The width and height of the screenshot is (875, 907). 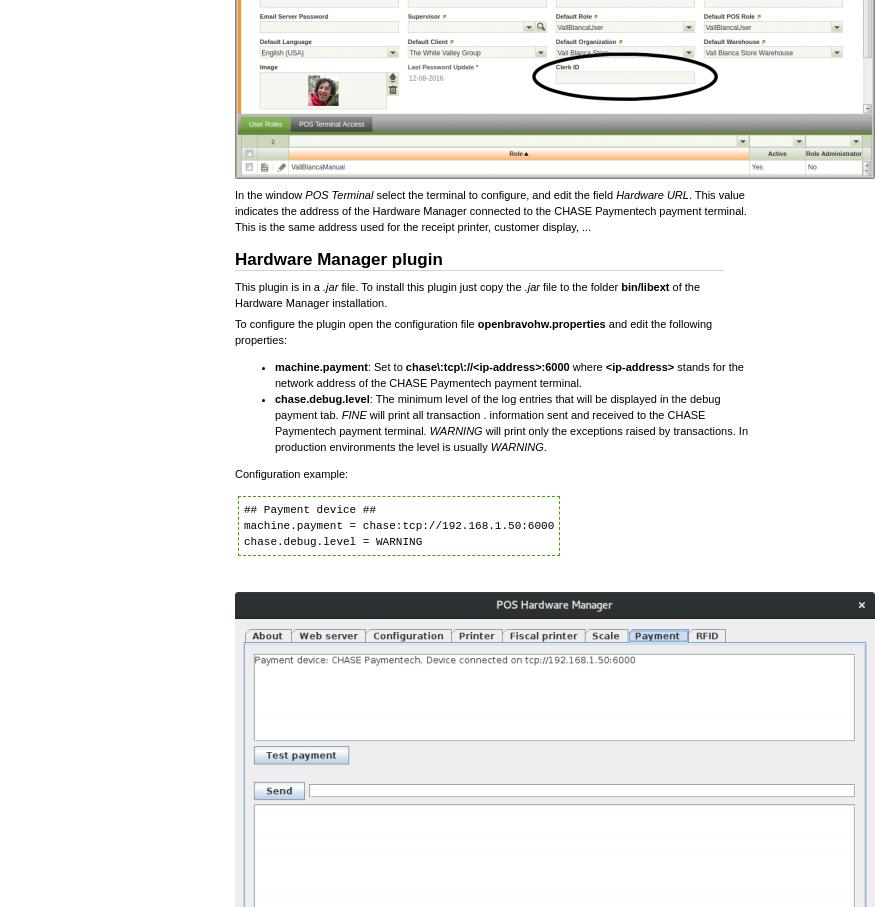 I want to click on '## Payment device ##
machine.payment = chase:tcp://192.168.1.50:6000
chase.debug.level = WARNING', so click(x=398, y=524).